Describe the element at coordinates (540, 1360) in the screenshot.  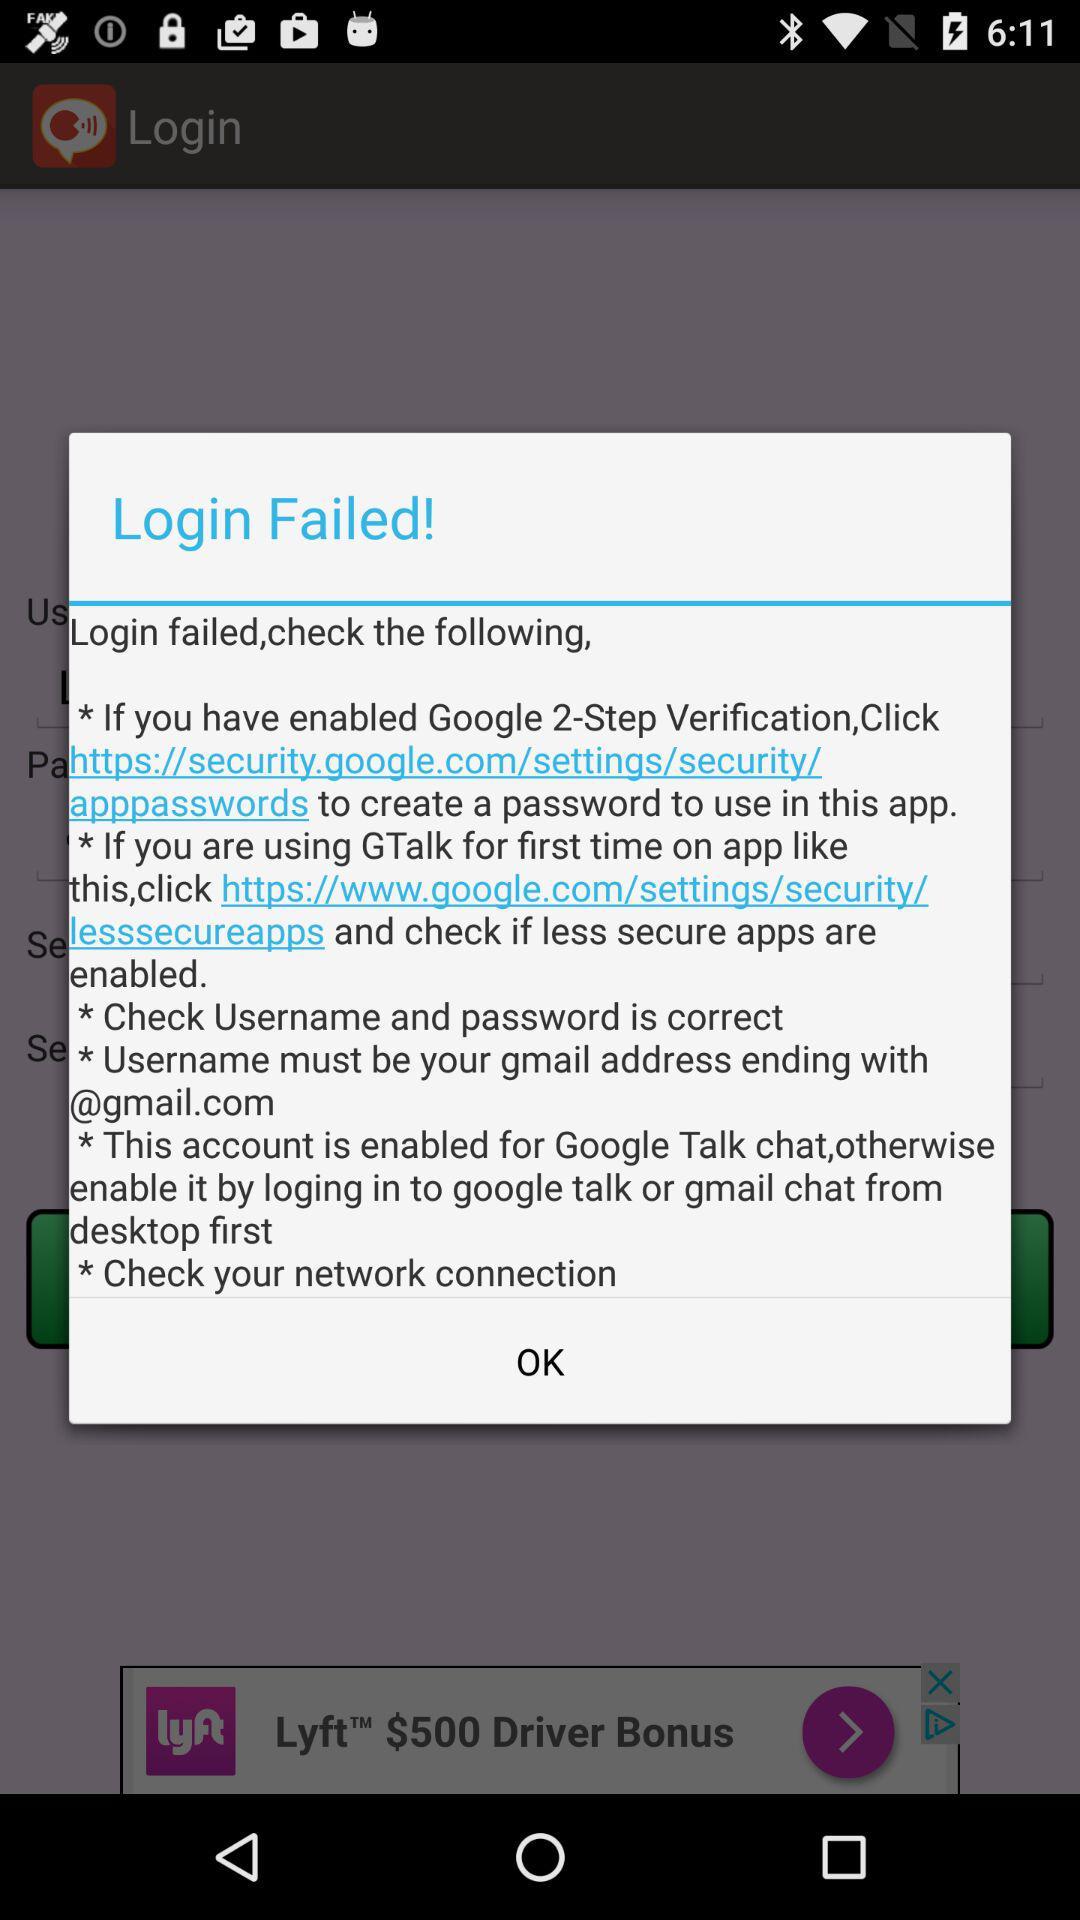
I see `the ok at the bottom` at that location.